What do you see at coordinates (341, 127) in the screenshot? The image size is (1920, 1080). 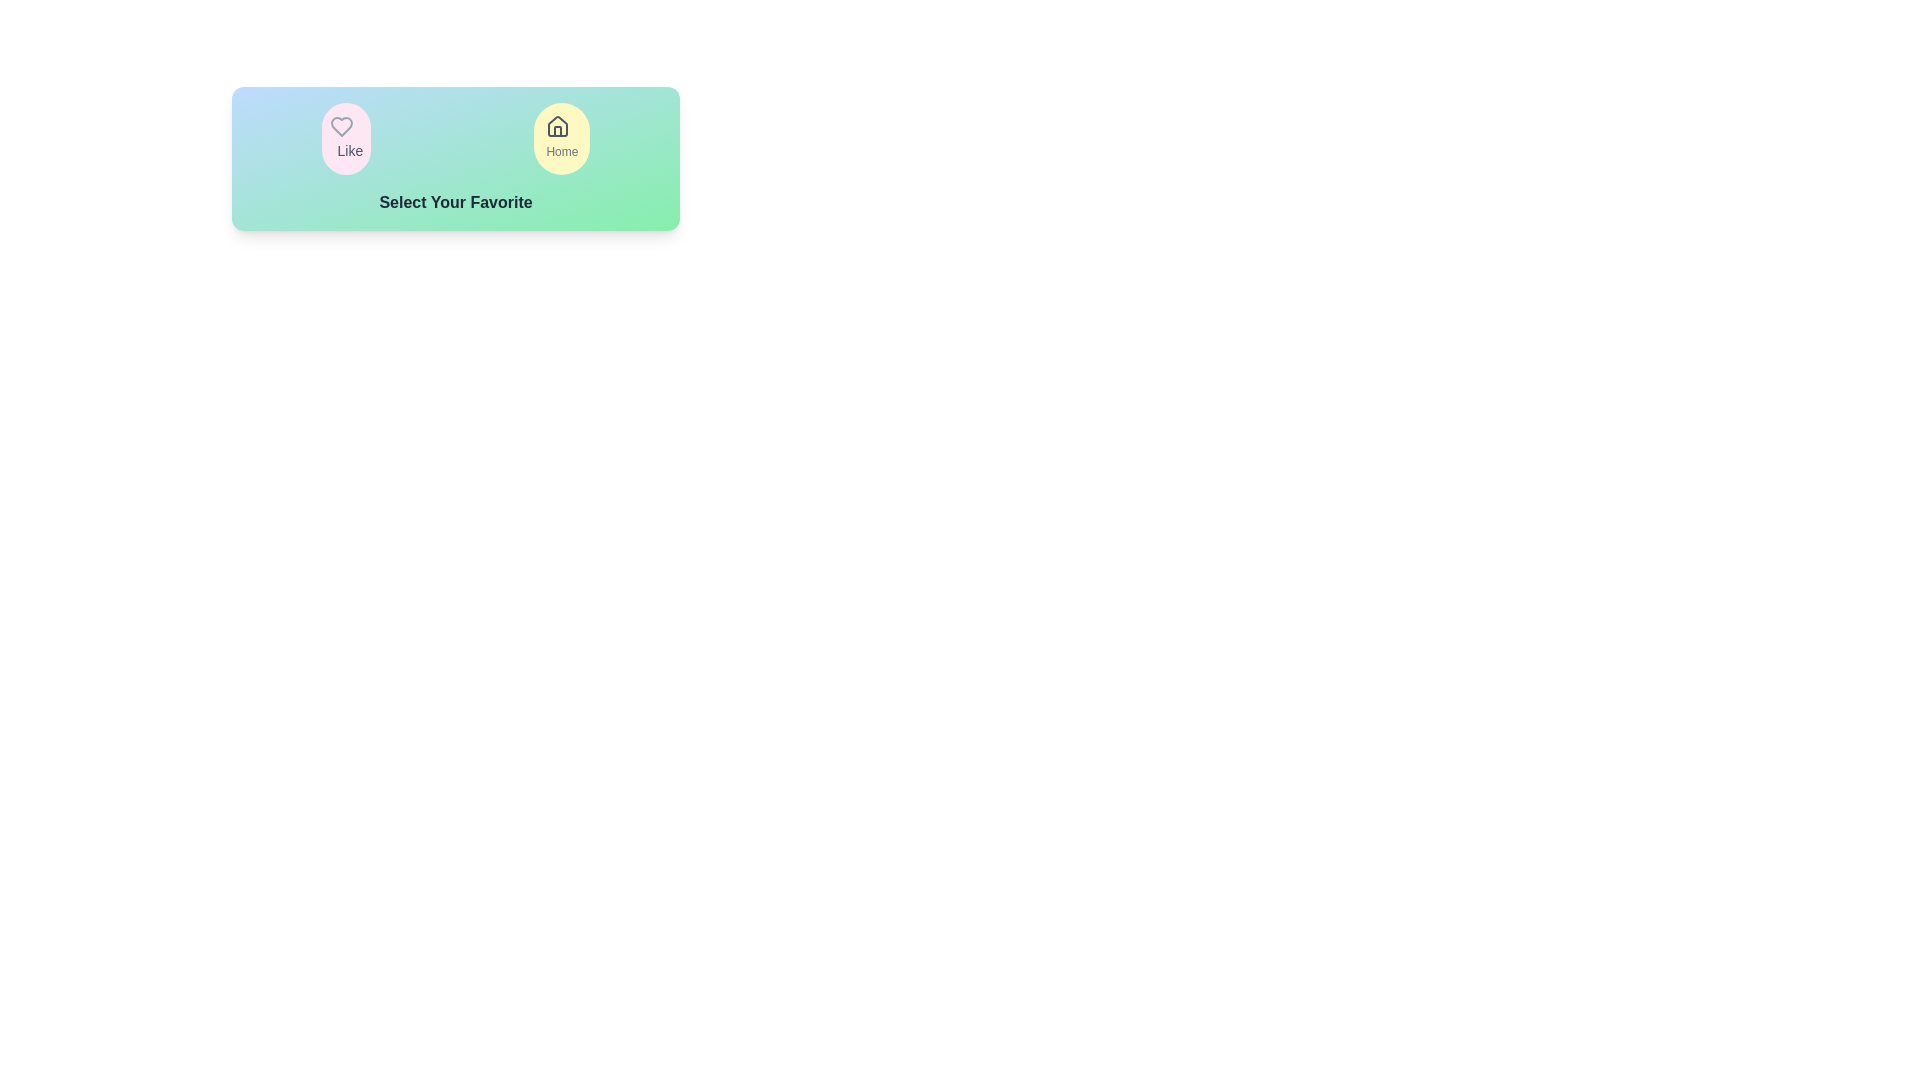 I see `the heart-shaped icon with a gray outline and transparent fill, located within a rounded pink-circular background, positioned above the 'Like' label` at bounding box center [341, 127].